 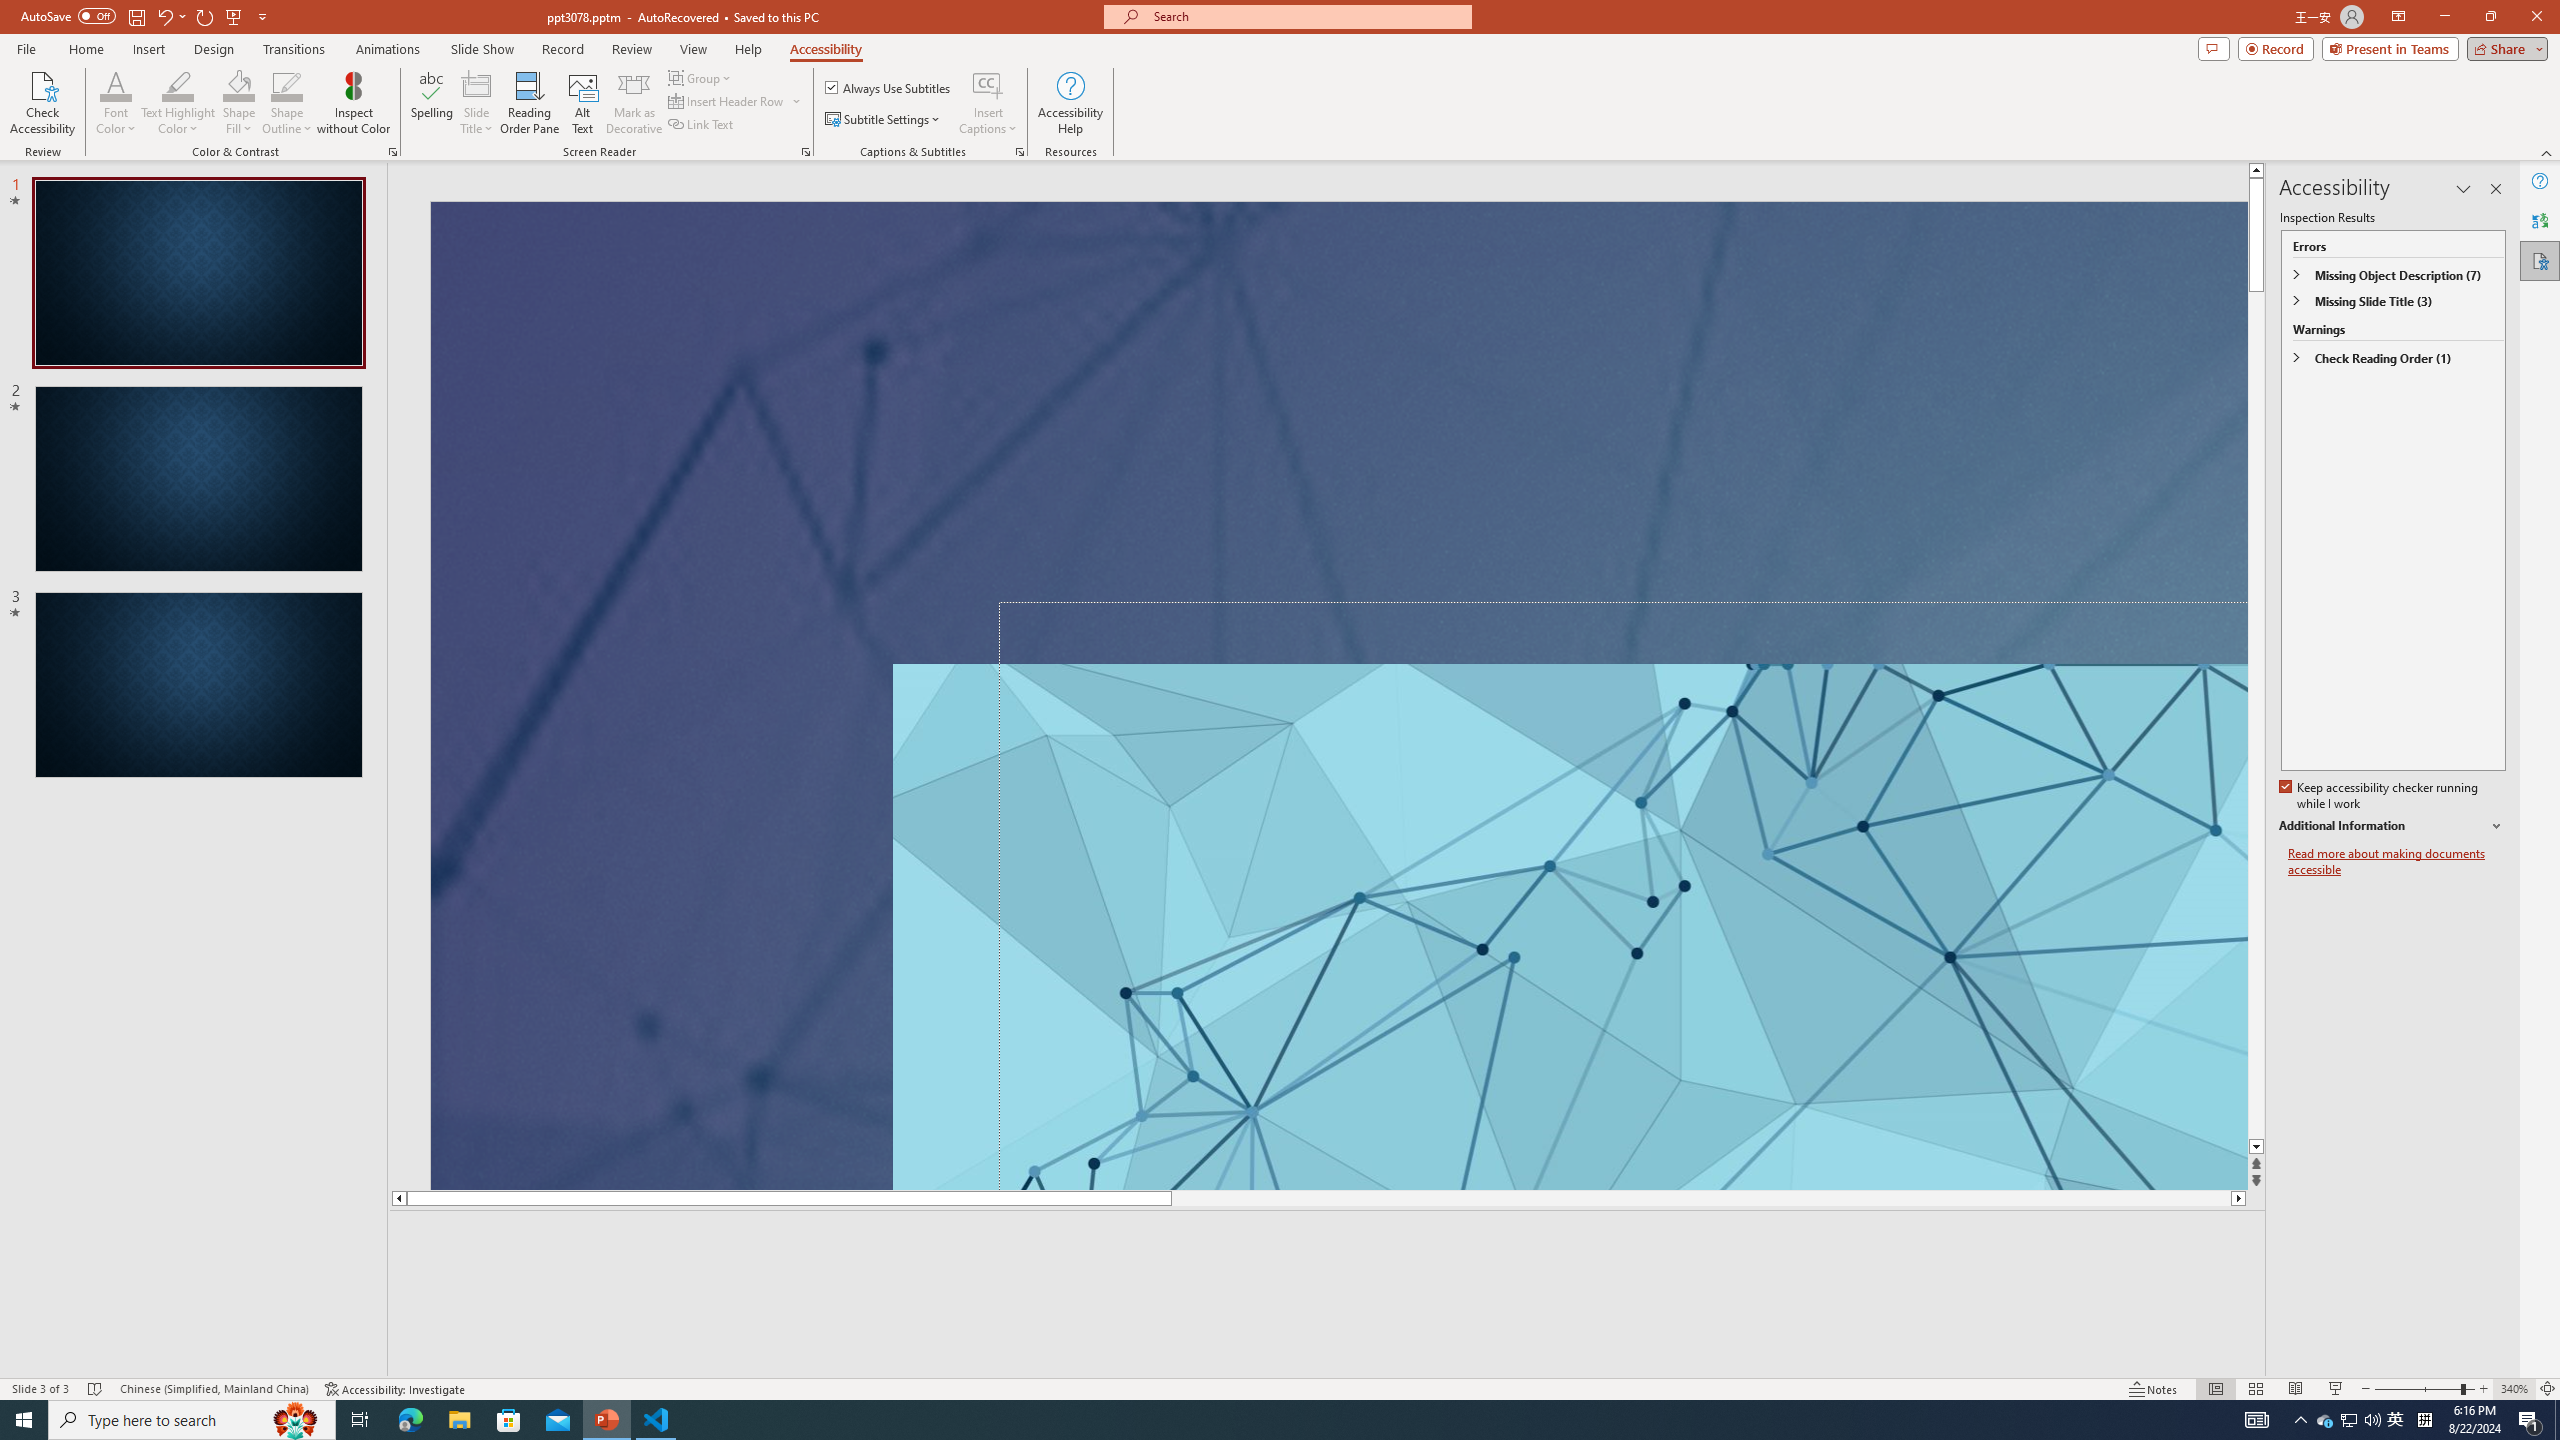 I want to click on 'Accessibility Help', so click(x=1071, y=103).